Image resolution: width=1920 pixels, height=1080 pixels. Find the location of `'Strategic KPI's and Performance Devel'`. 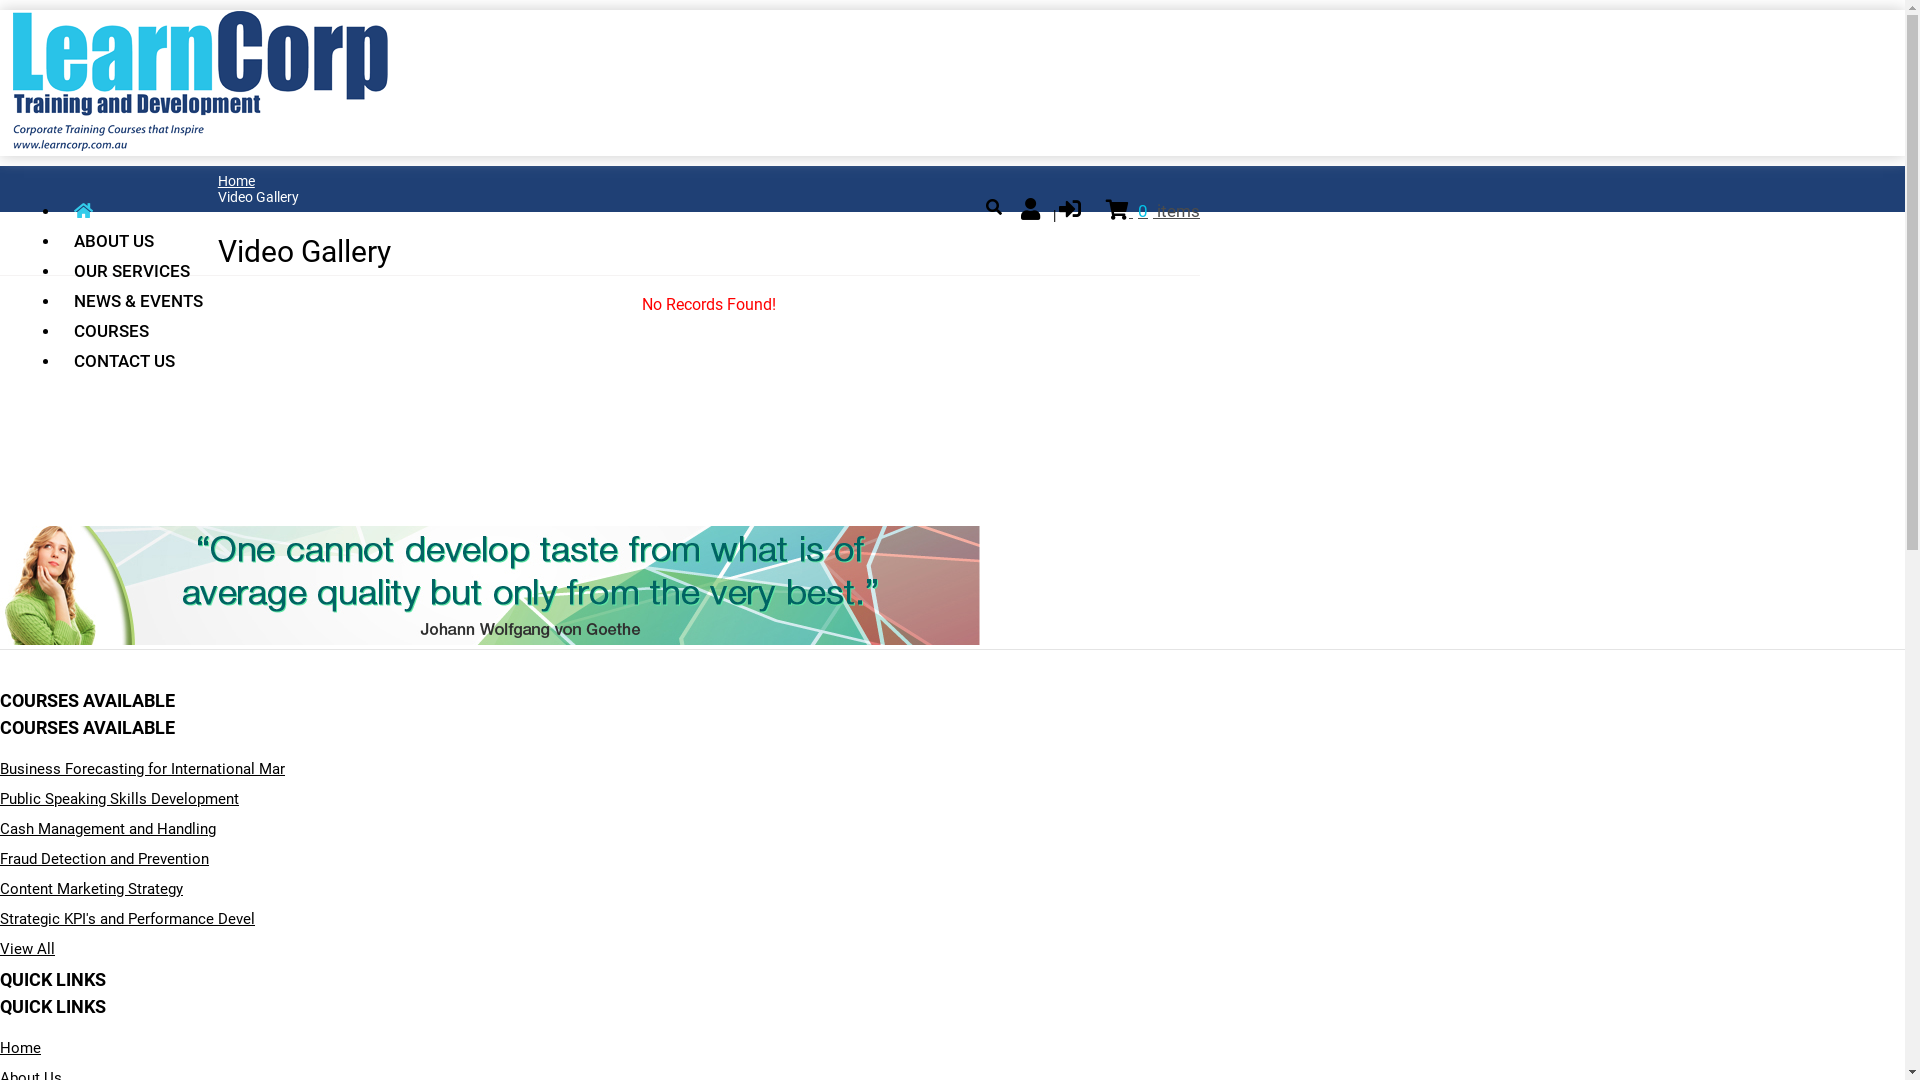

'Strategic KPI's and Performance Devel' is located at coordinates (0, 918).